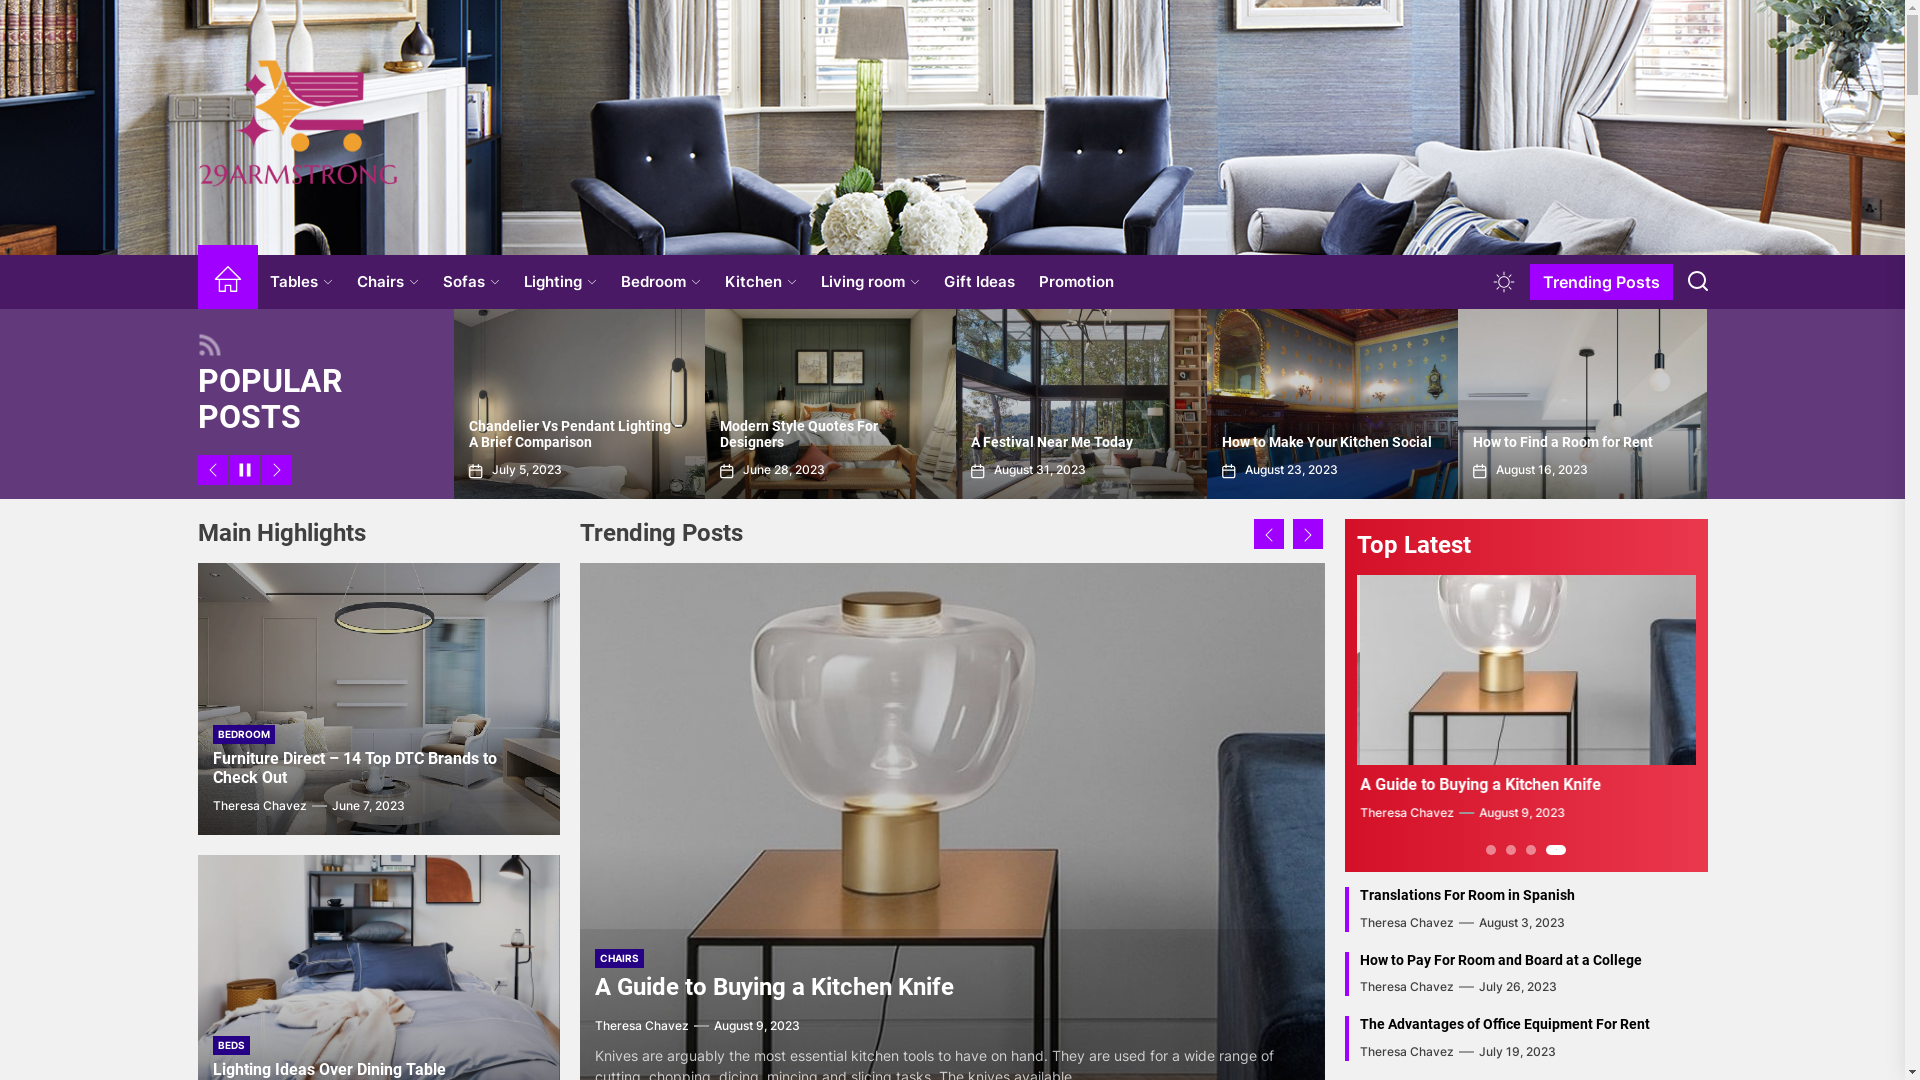 The image size is (1920, 1080). What do you see at coordinates (1517, 985) in the screenshot?
I see `'July 26, 2023'` at bounding box center [1517, 985].